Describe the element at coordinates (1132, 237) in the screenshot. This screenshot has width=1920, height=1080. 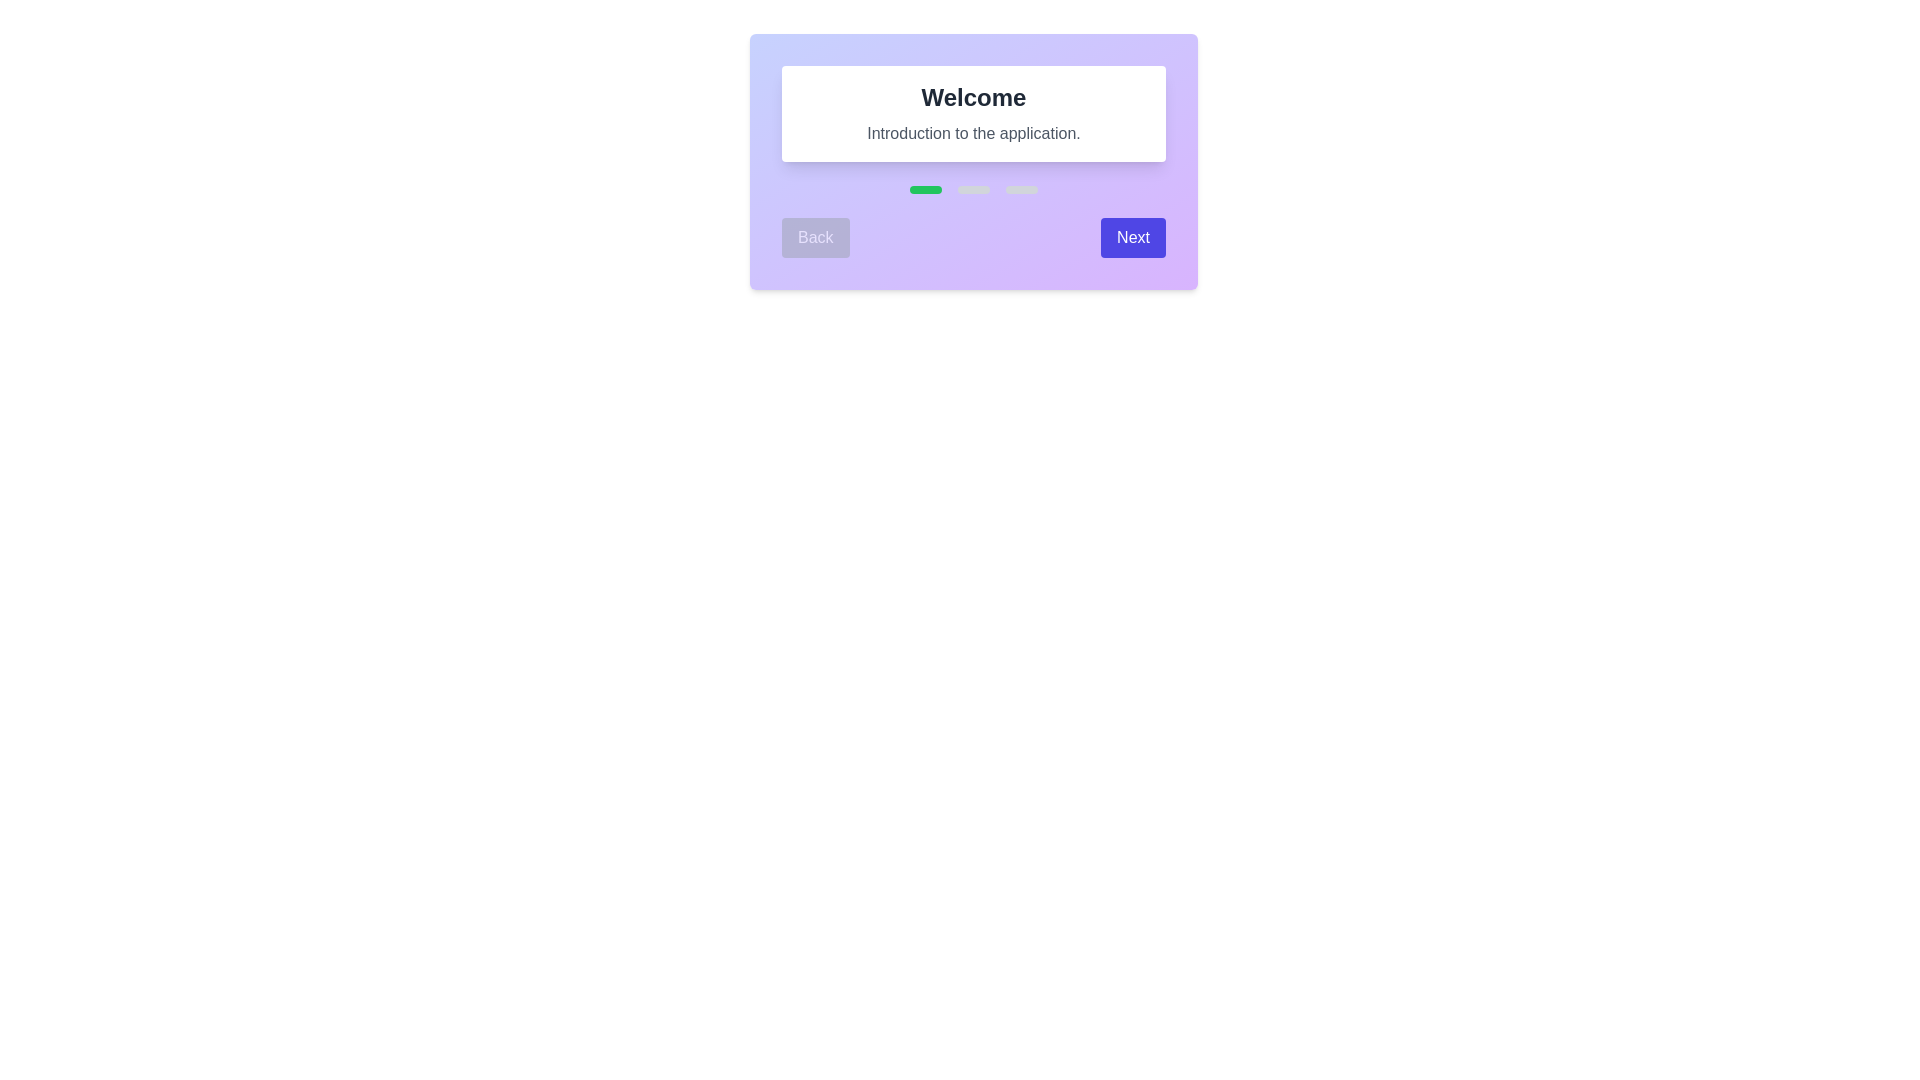
I see `the 'Next' button to navigate to the next step` at that location.